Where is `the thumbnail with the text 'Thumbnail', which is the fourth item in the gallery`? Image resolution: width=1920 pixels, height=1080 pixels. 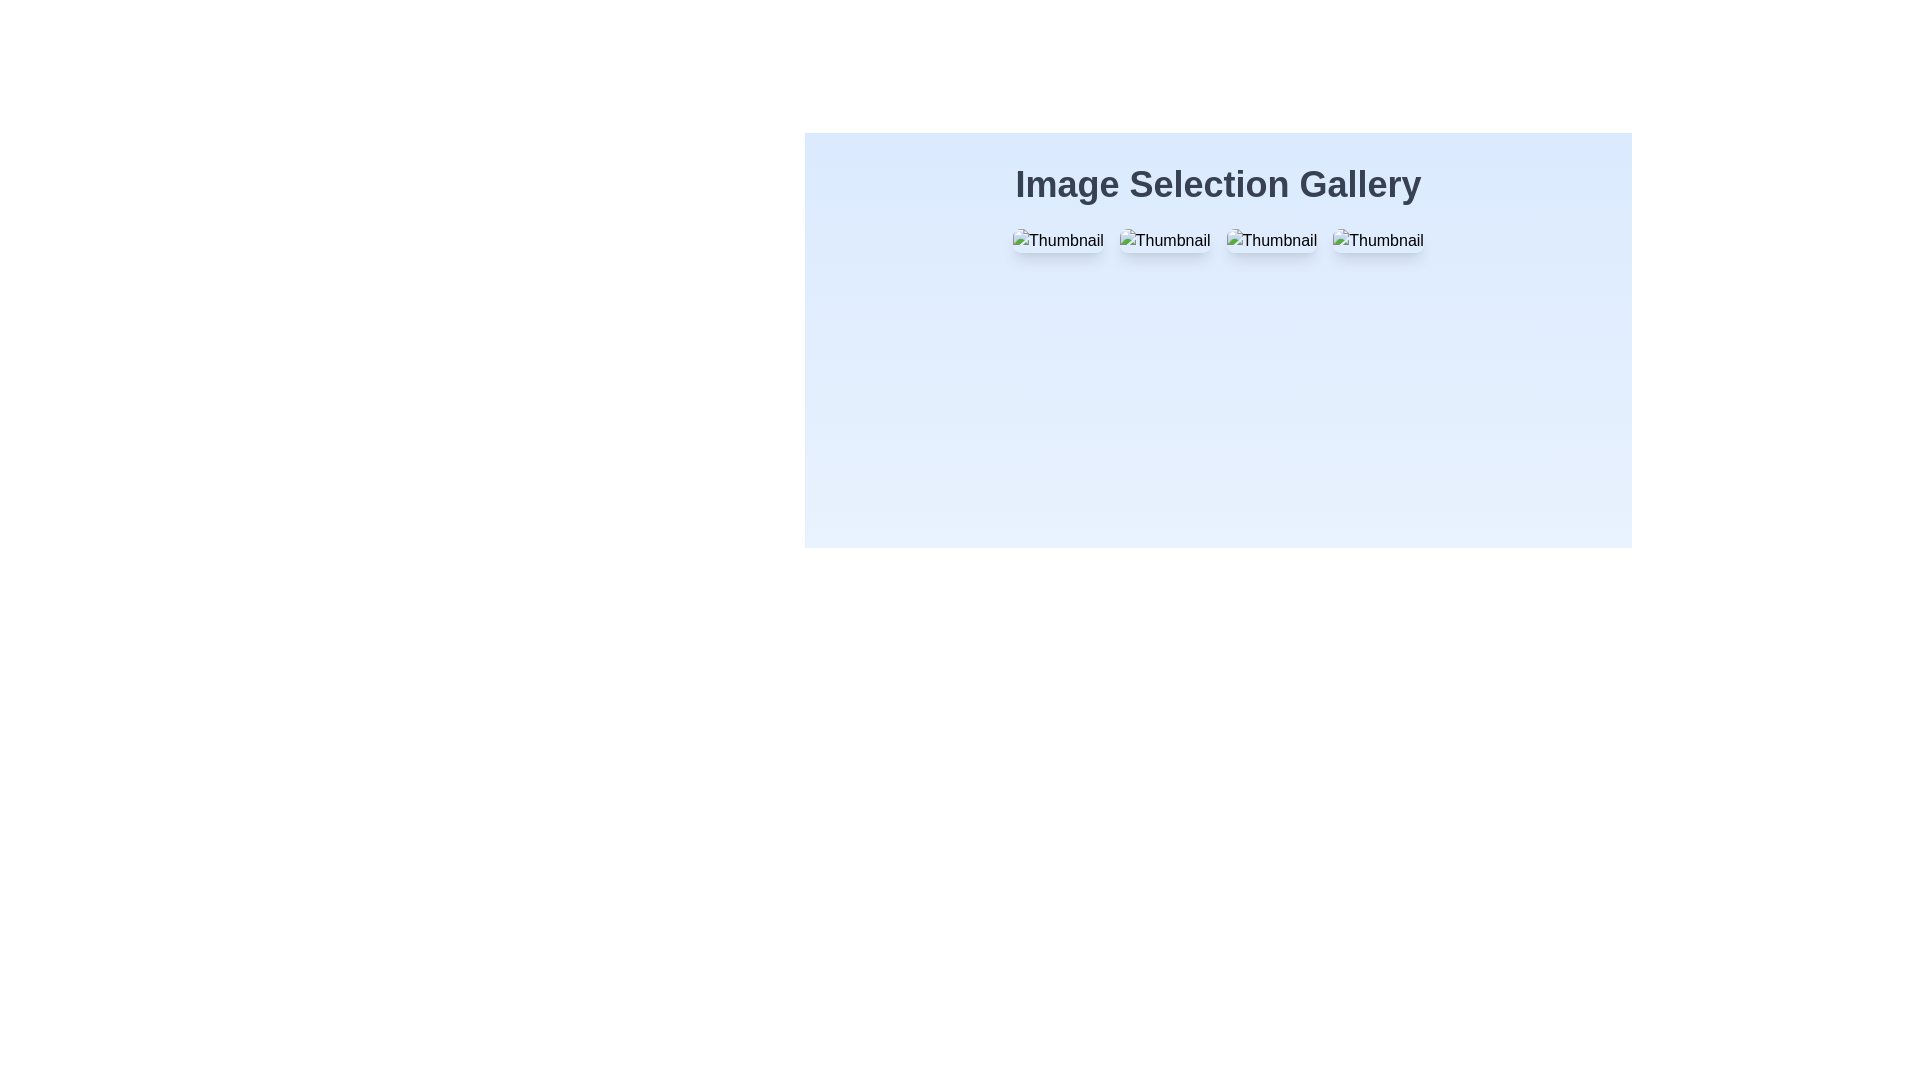
the thumbnail with the text 'Thumbnail', which is the fourth item in the gallery is located at coordinates (1377, 239).